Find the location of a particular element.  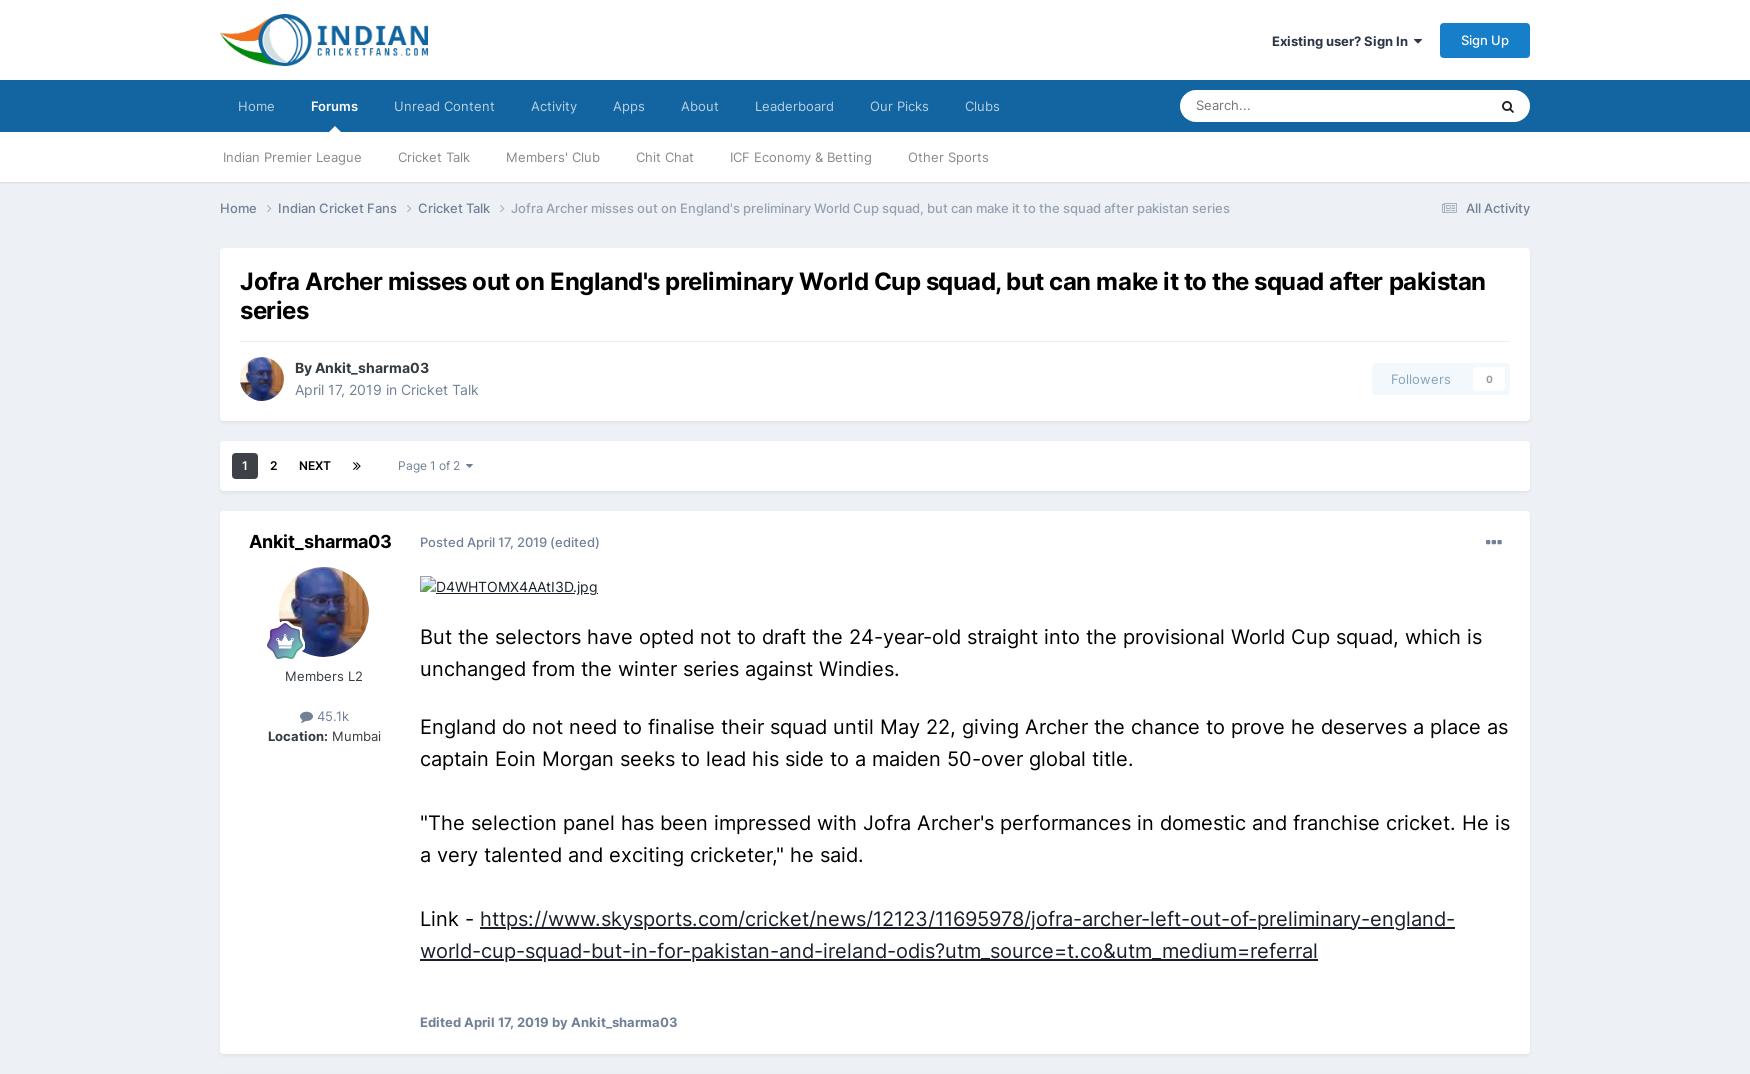

'Posted' is located at coordinates (443, 541).